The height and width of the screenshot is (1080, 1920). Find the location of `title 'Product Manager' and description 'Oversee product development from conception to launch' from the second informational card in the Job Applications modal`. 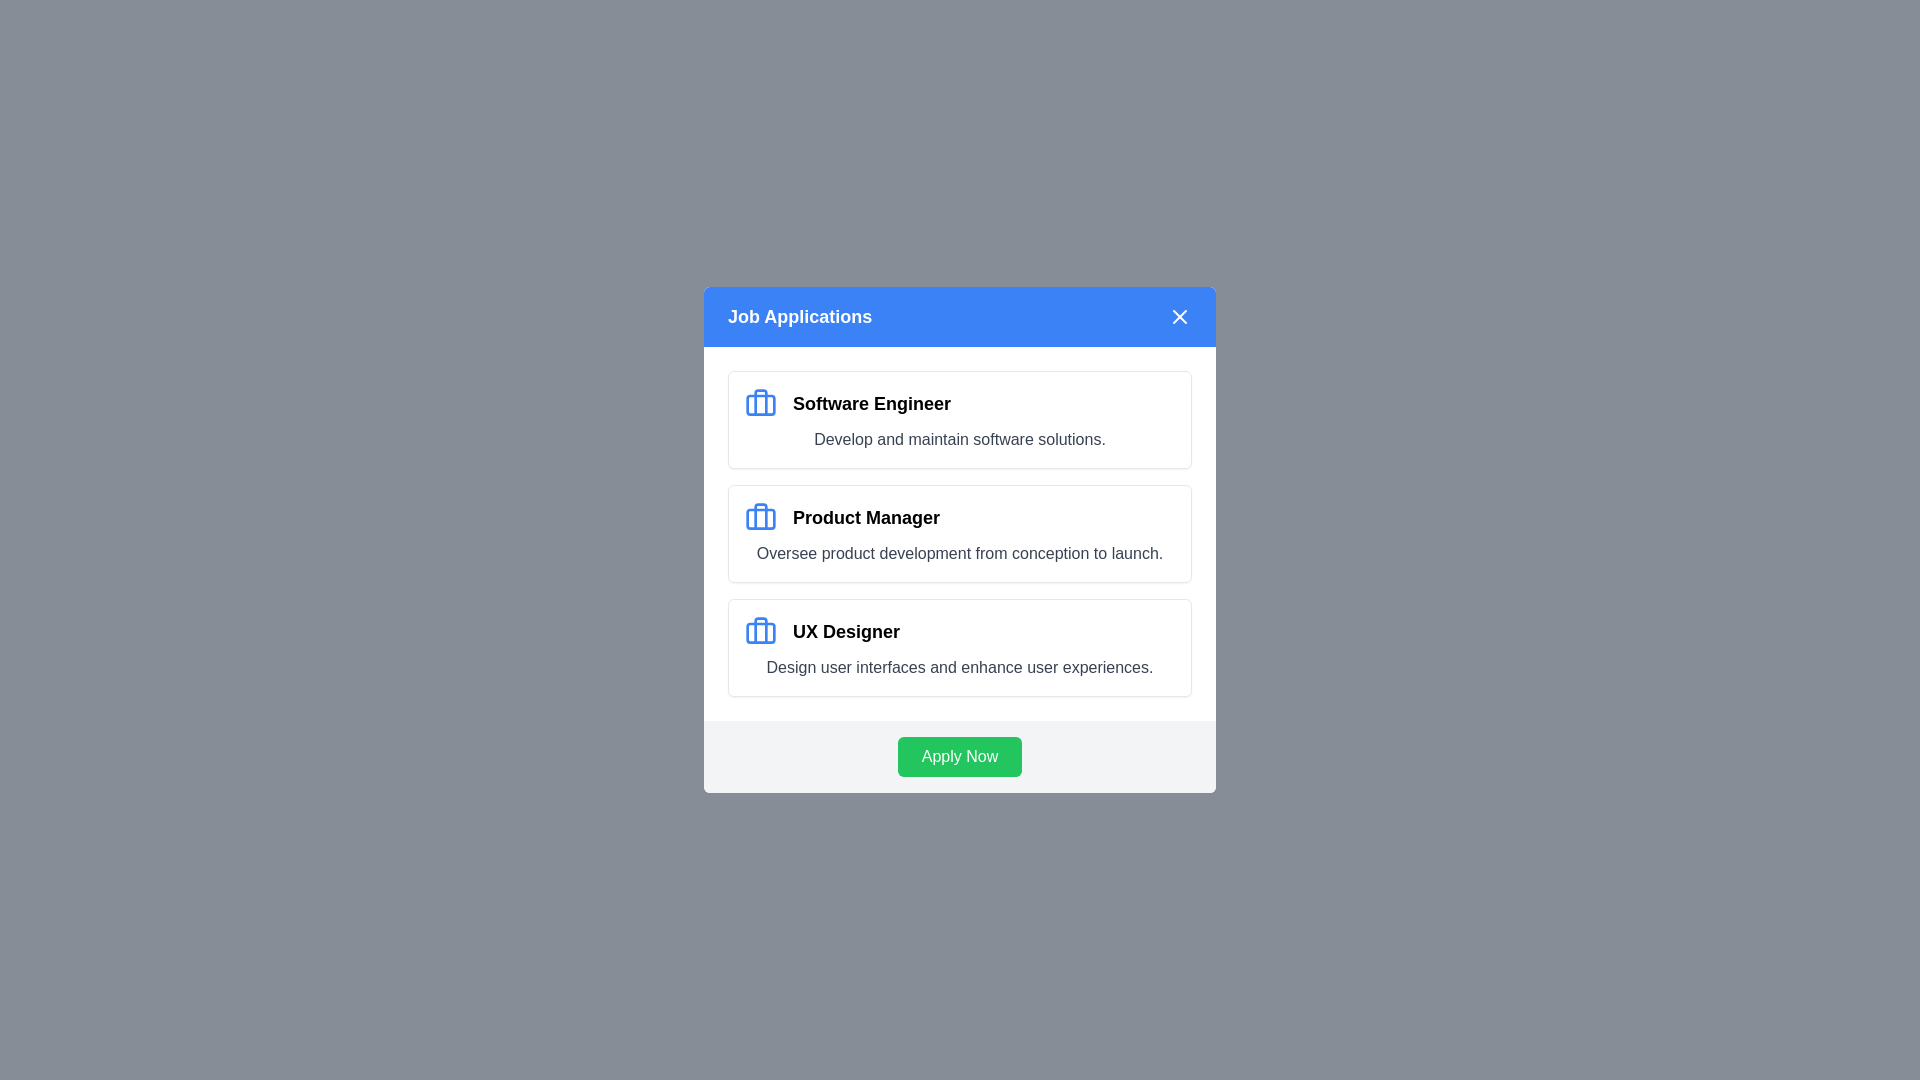

title 'Product Manager' and description 'Oversee product development from conception to launch' from the second informational card in the Job Applications modal is located at coordinates (960, 532).